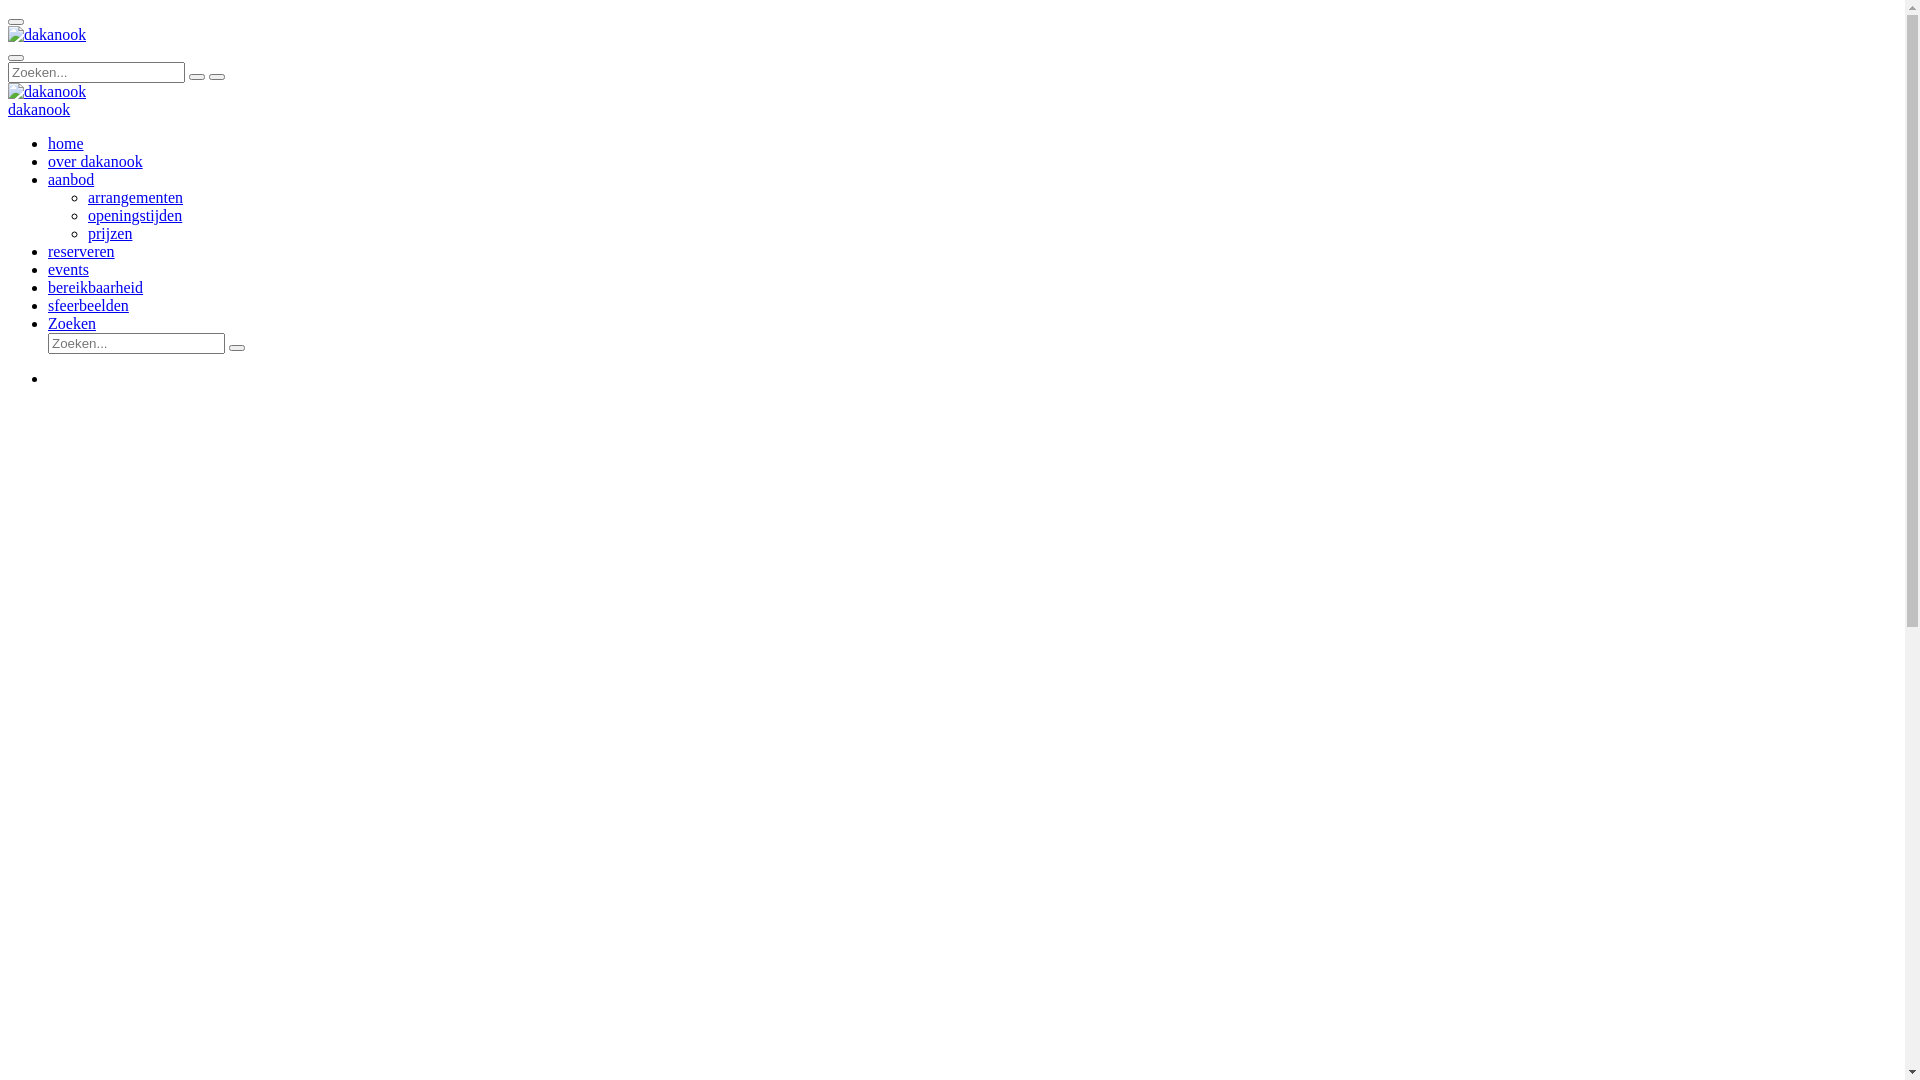  I want to click on 'dakanook', so click(8, 109).